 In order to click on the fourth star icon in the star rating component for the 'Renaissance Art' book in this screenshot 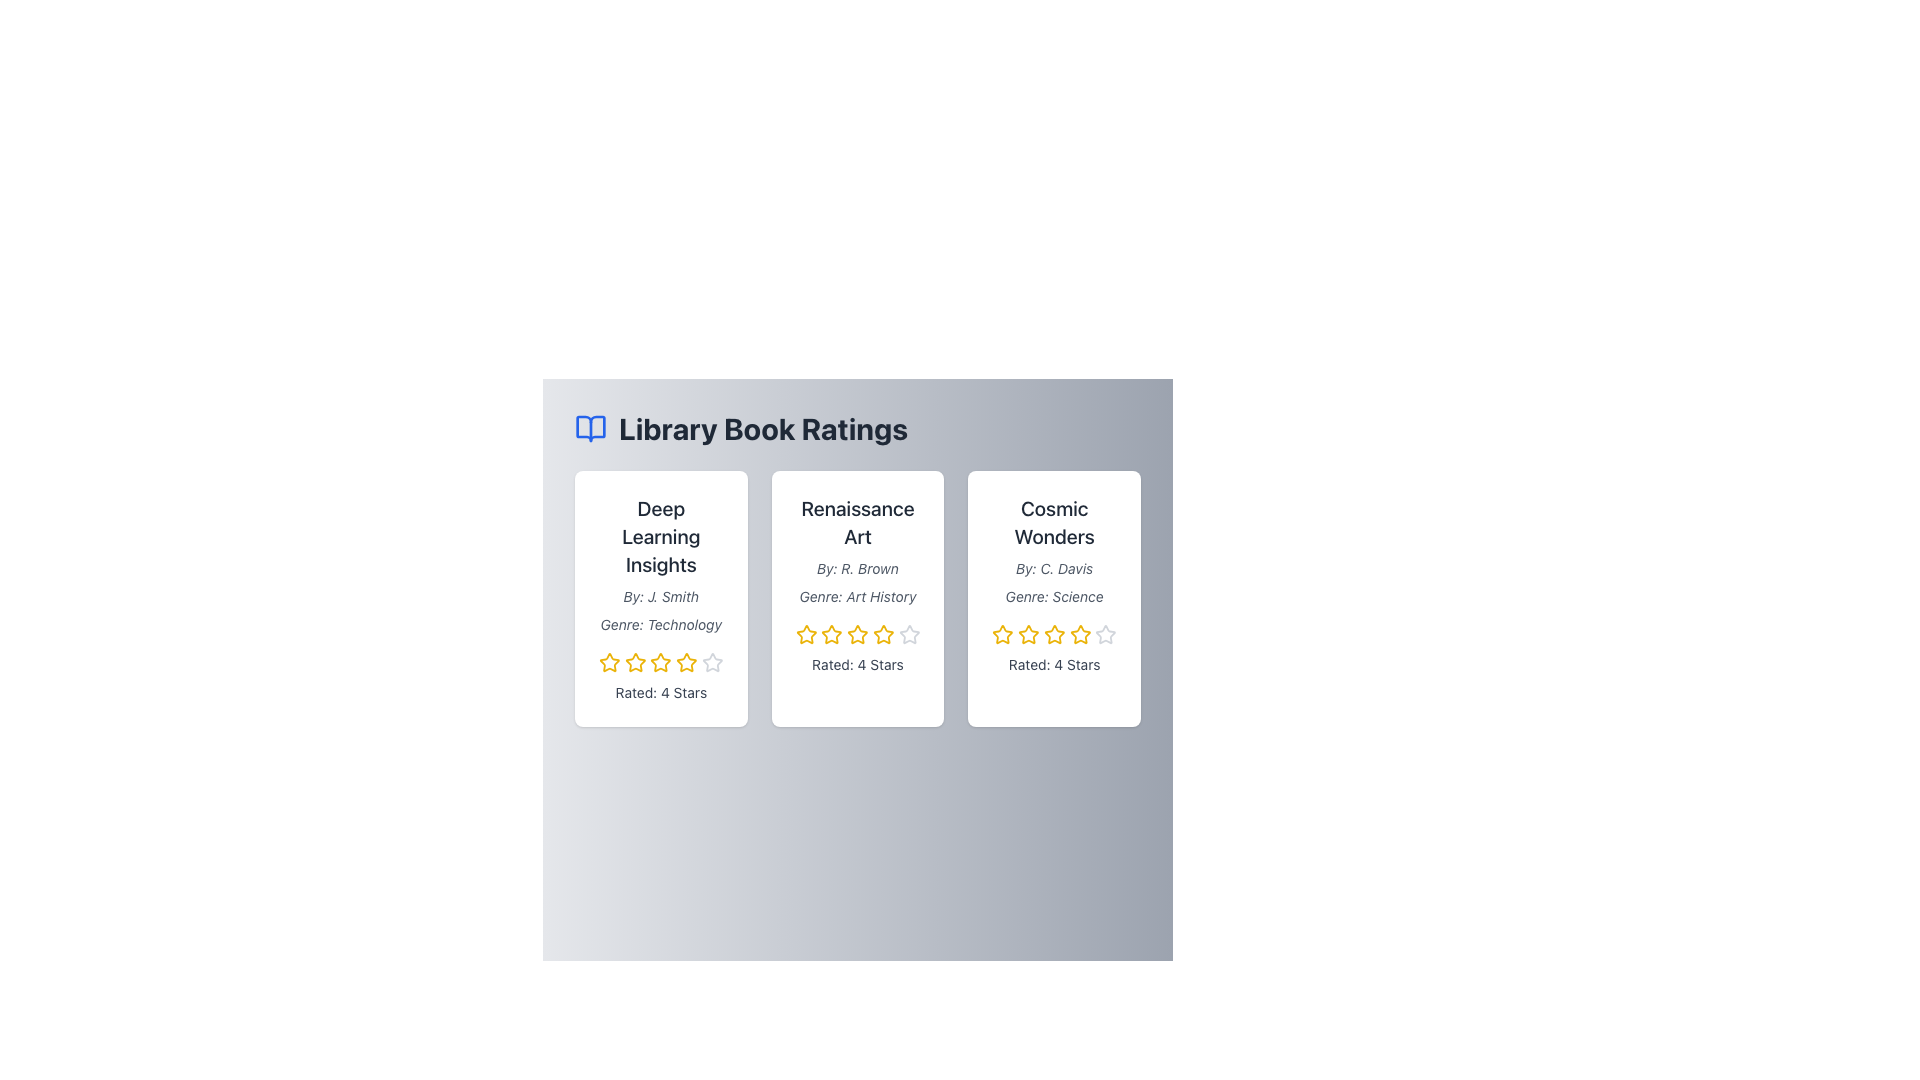, I will do `click(908, 634)`.